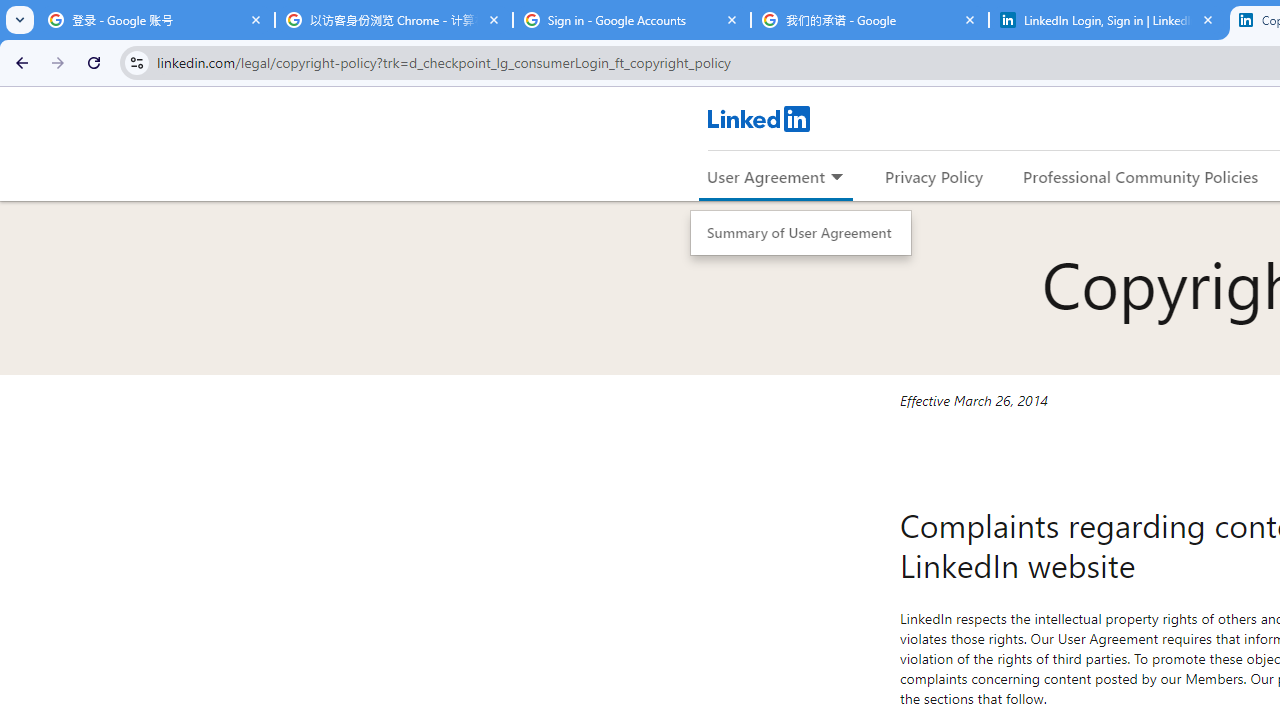 This screenshot has width=1280, height=720. Describe the element at coordinates (757, 118) in the screenshot. I see `'LinkedIn Logo'` at that location.